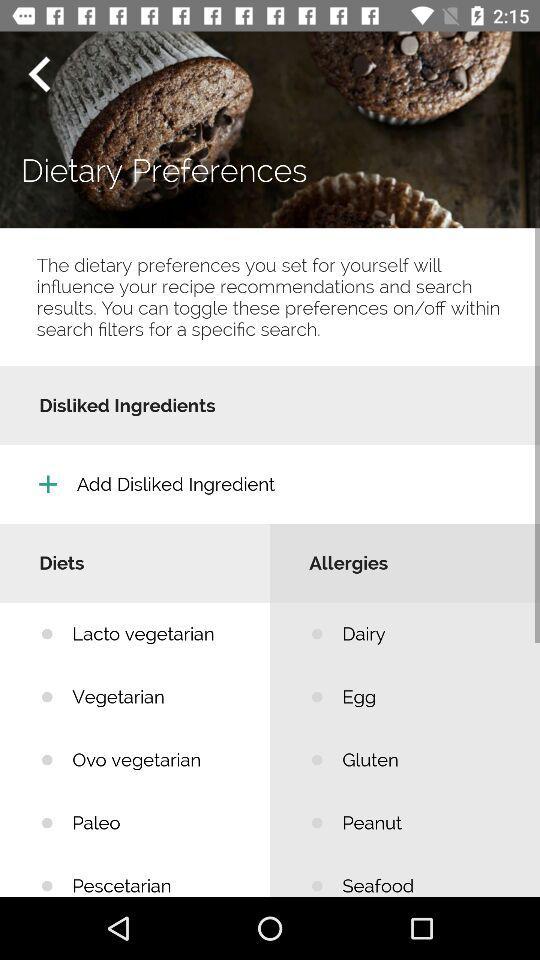 This screenshot has width=540, height=960. I want to click on item next to gluten, so click(155, 823).